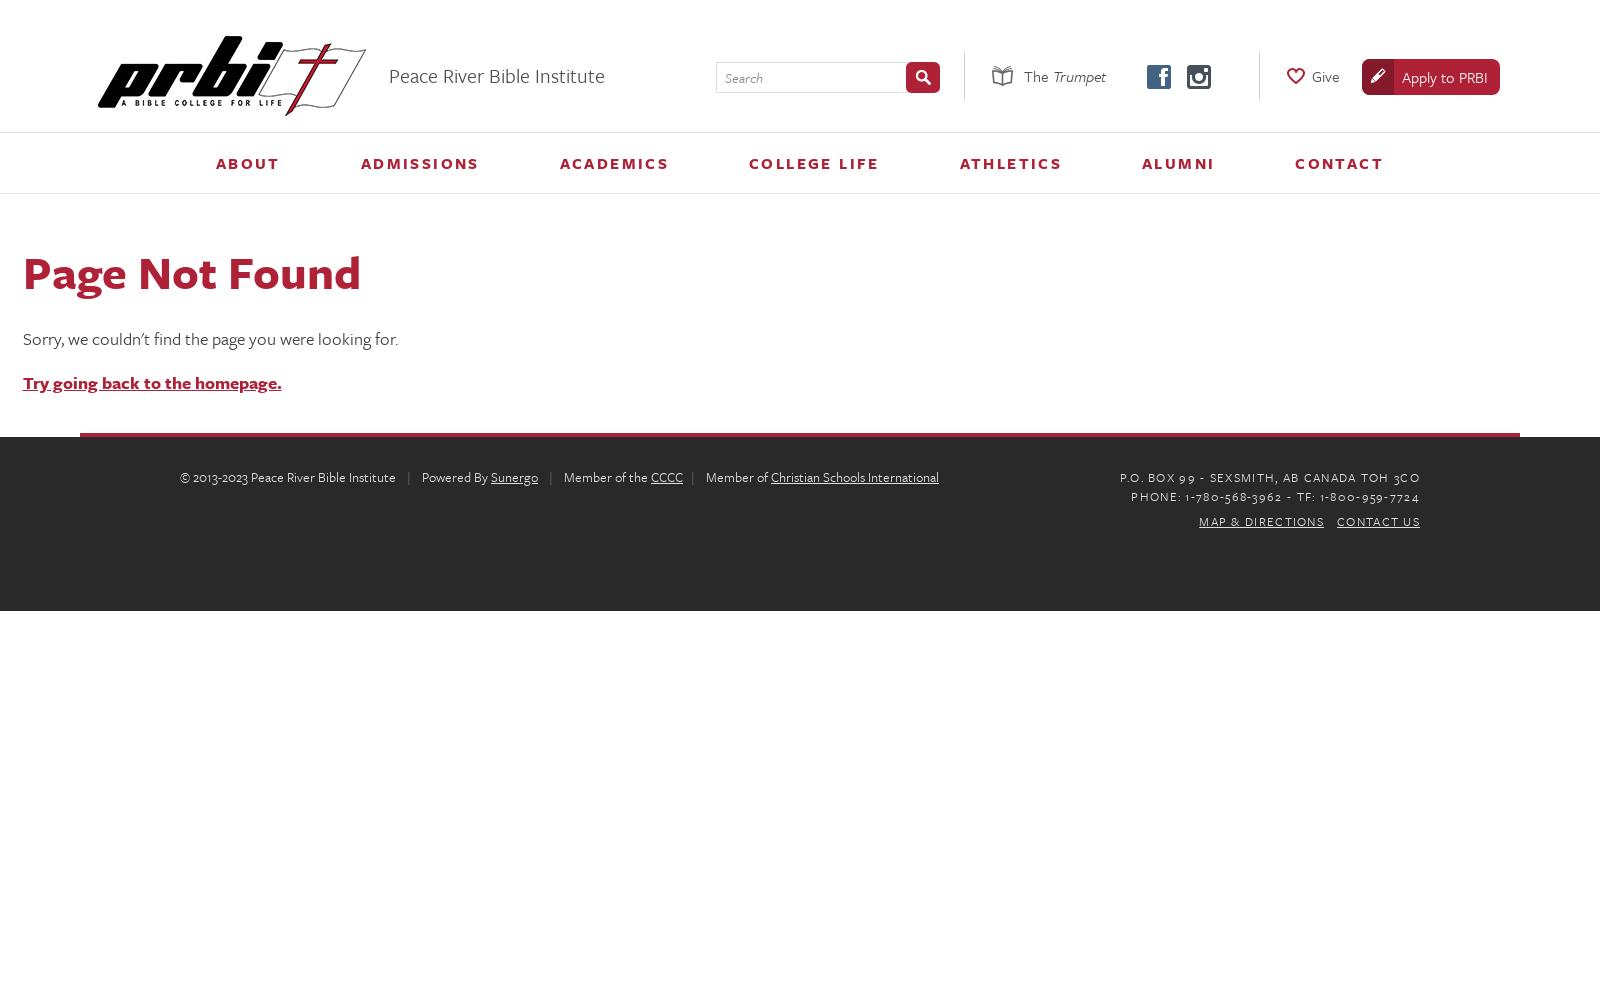 This screenshot has width=1600, height=1000. What do you see at coordinates (958, 163) in the screenshot?
I see `'Athletics'` at bounding box center [958, 163].